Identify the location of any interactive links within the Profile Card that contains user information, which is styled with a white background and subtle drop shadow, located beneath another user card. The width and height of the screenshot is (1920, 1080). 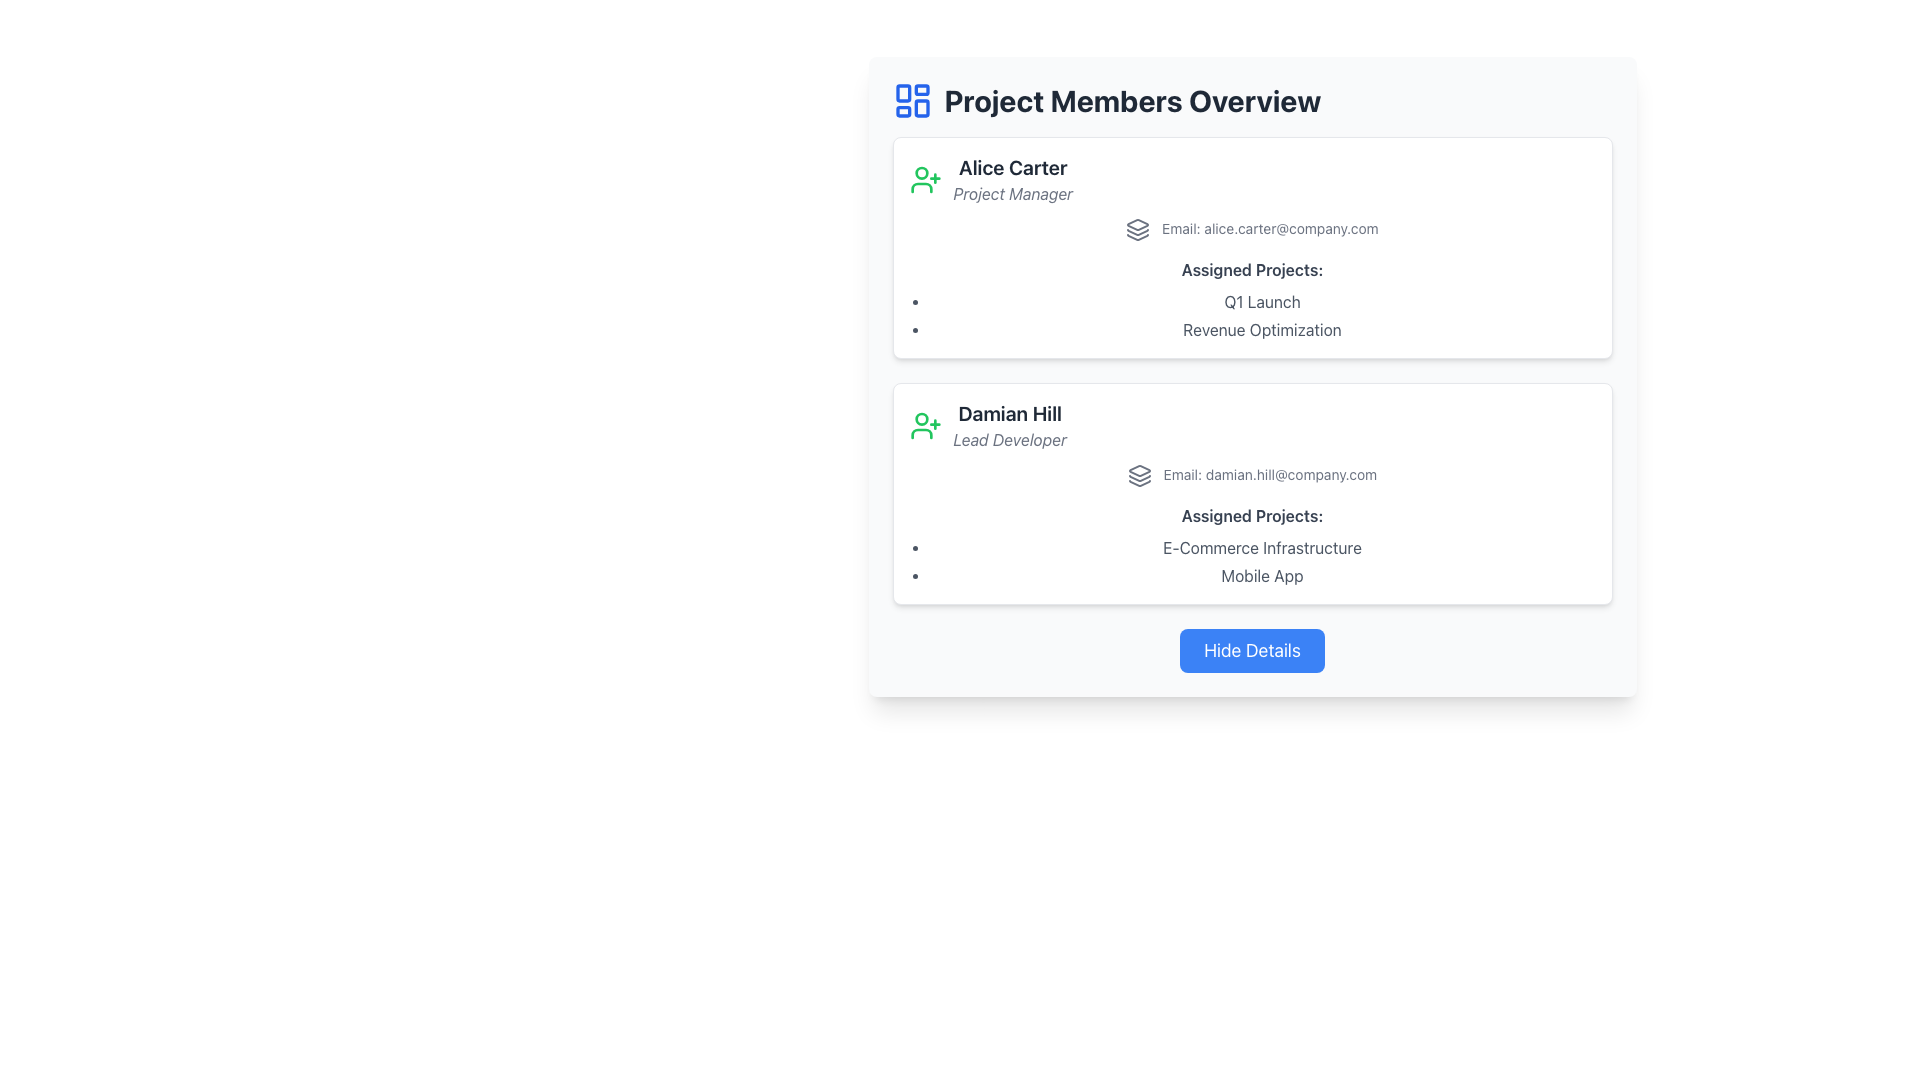
(1251, 493).